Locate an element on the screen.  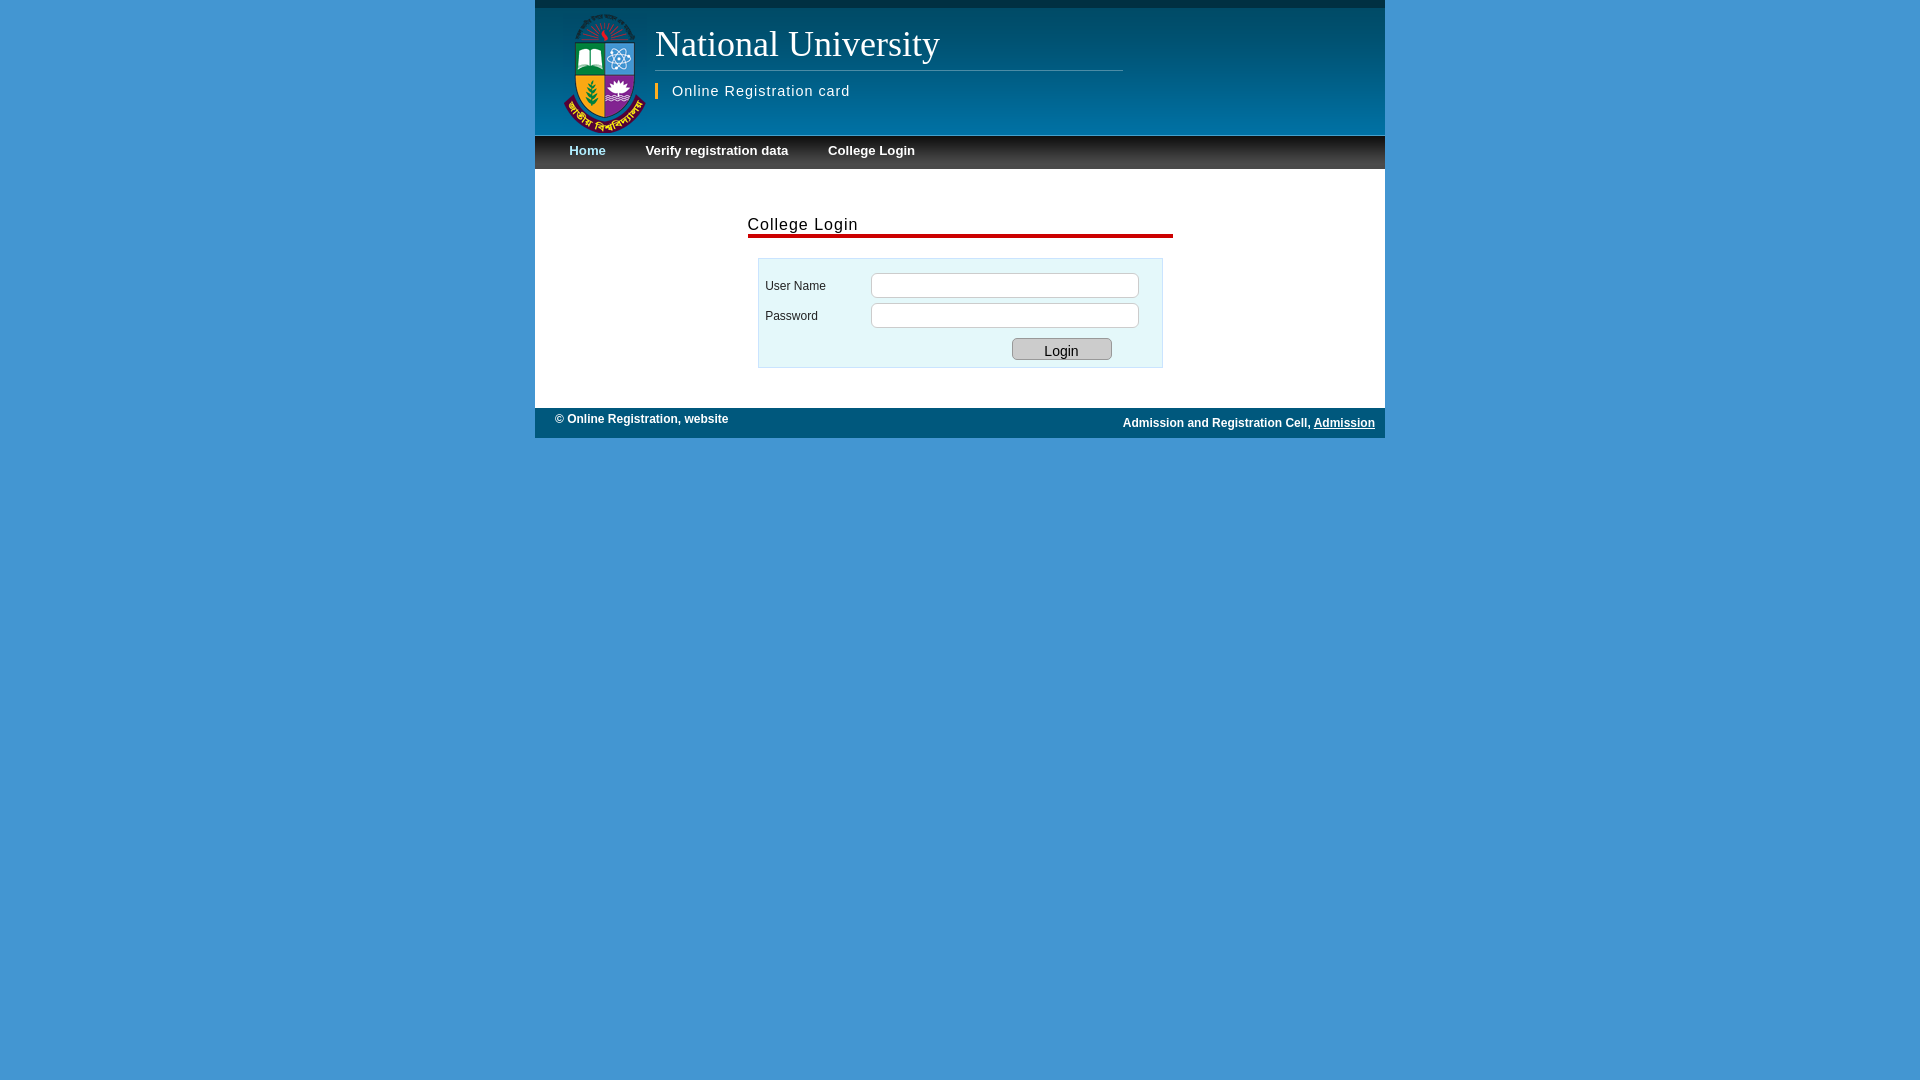
'Admission' is located at coordinates (1344, 422).